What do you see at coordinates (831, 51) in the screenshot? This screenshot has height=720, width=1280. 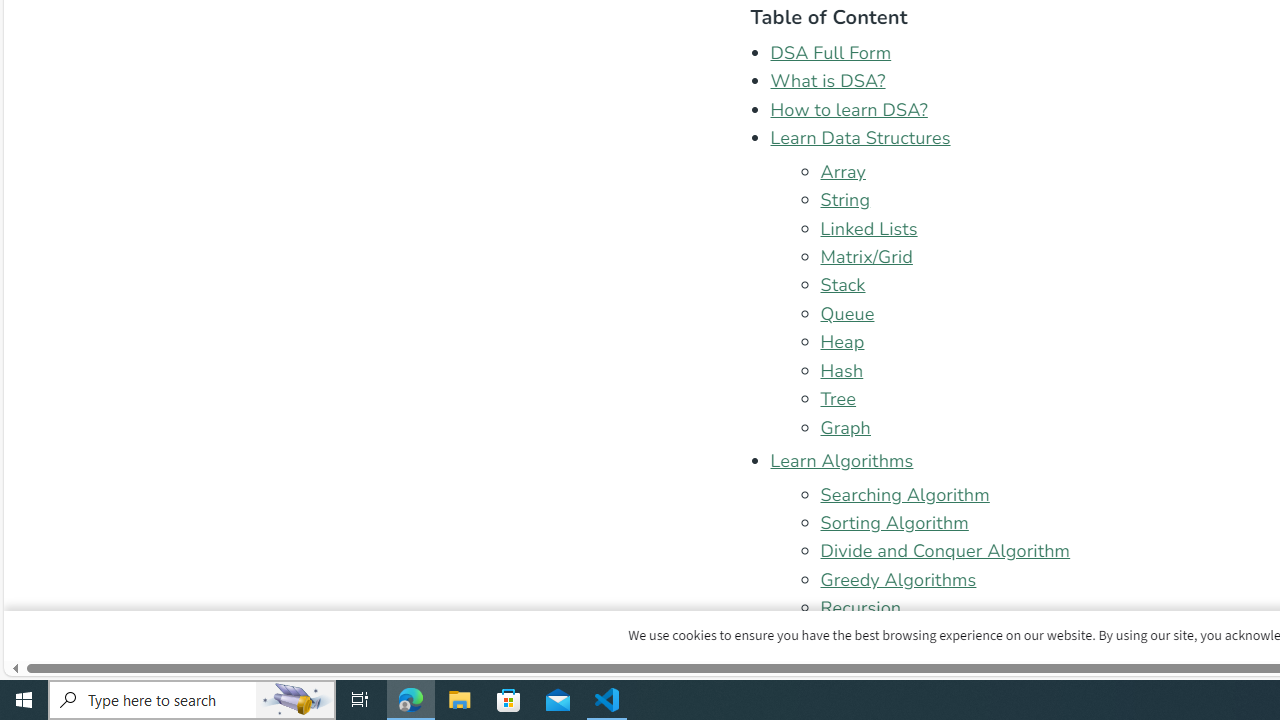 I see `'DSA Full Form'` at bounding box center [831, 51].